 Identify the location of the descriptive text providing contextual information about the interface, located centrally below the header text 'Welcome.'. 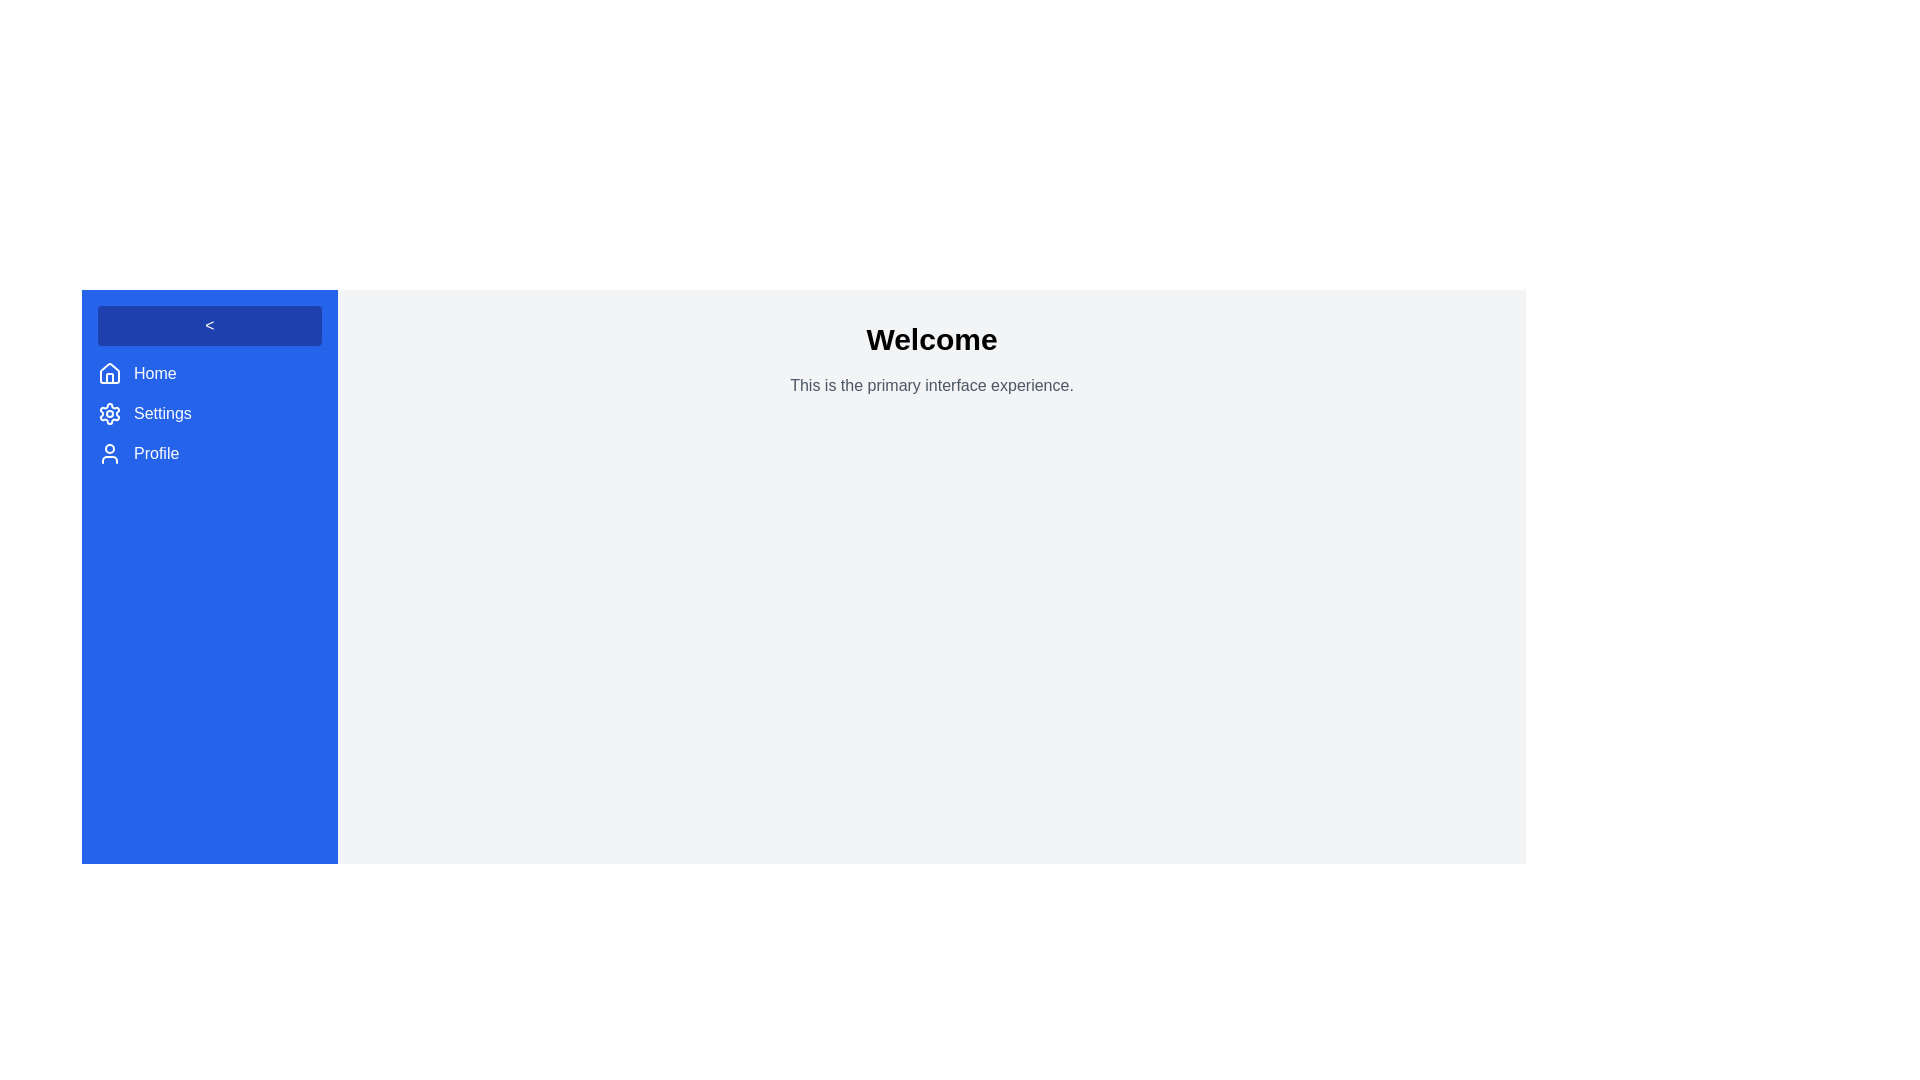
(930, 385).